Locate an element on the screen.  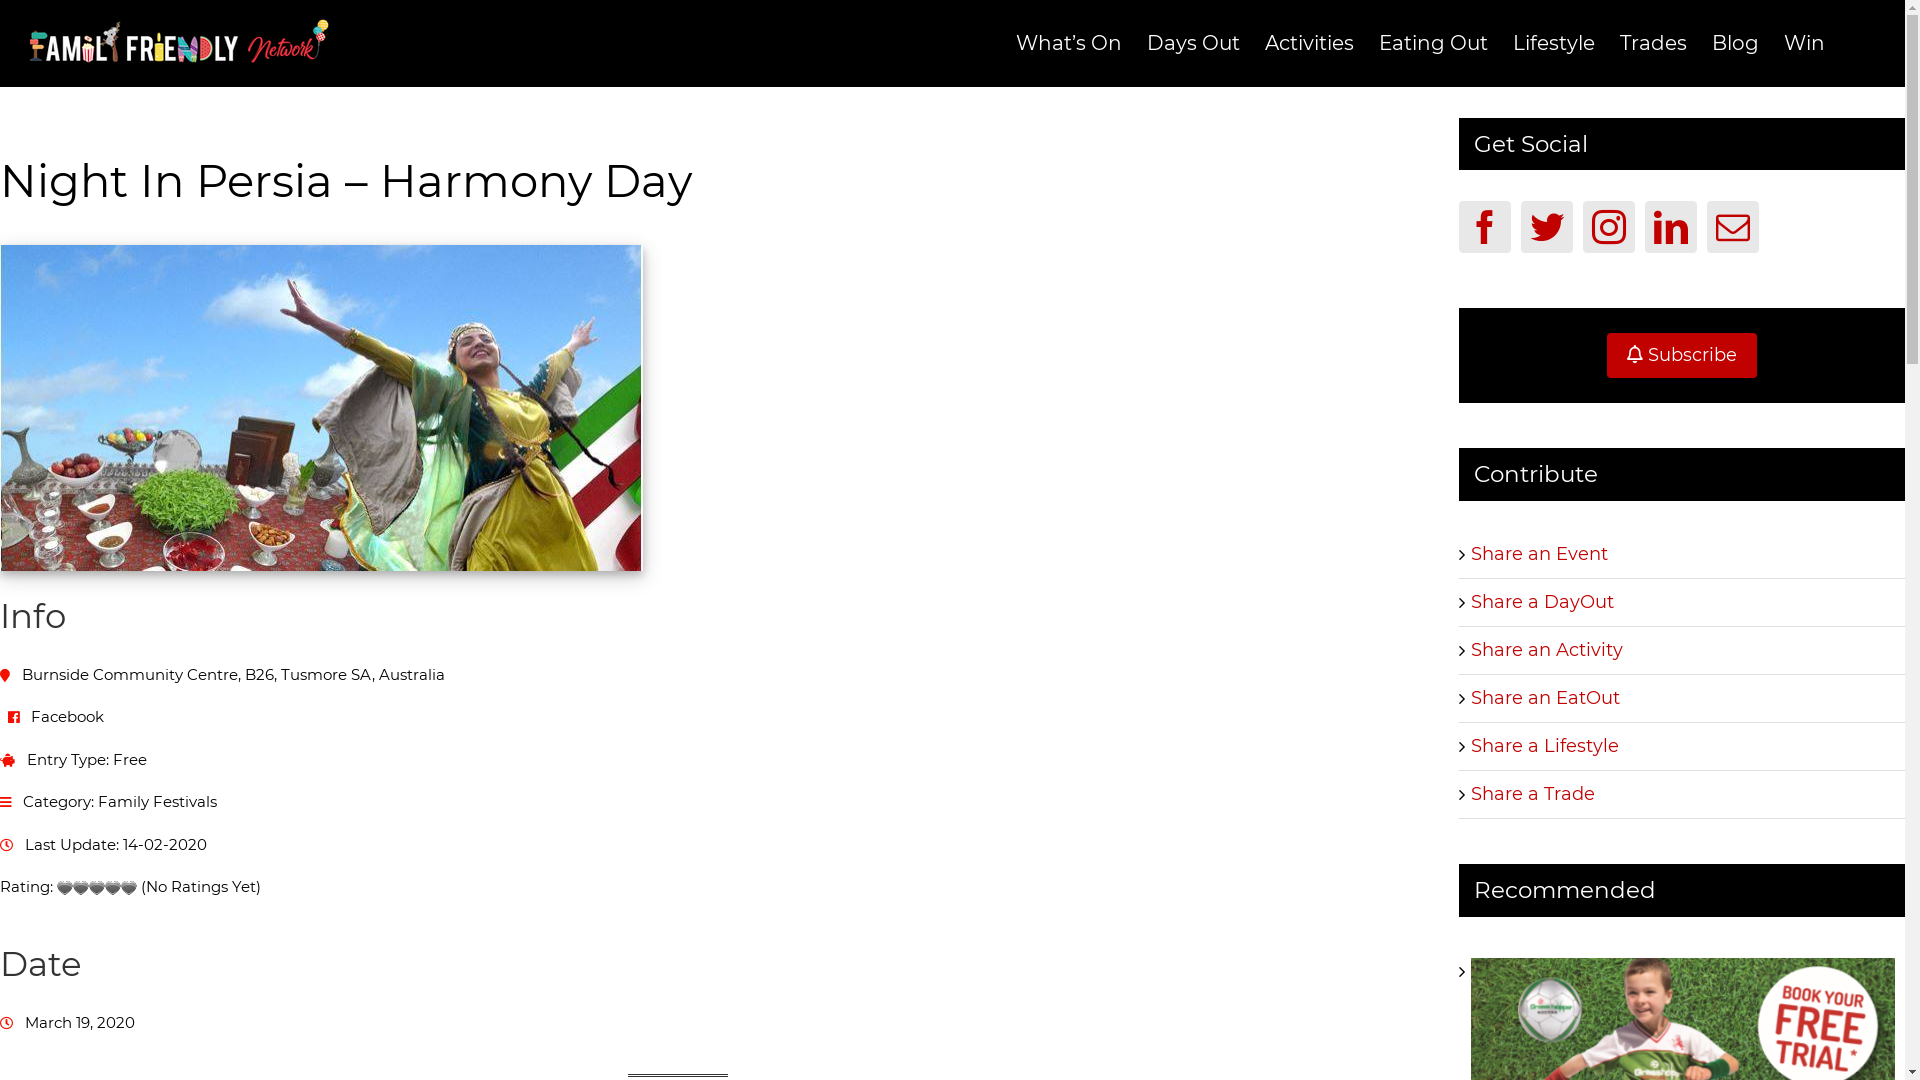
'Share an Activity' is located at coordinates (1545, 650).